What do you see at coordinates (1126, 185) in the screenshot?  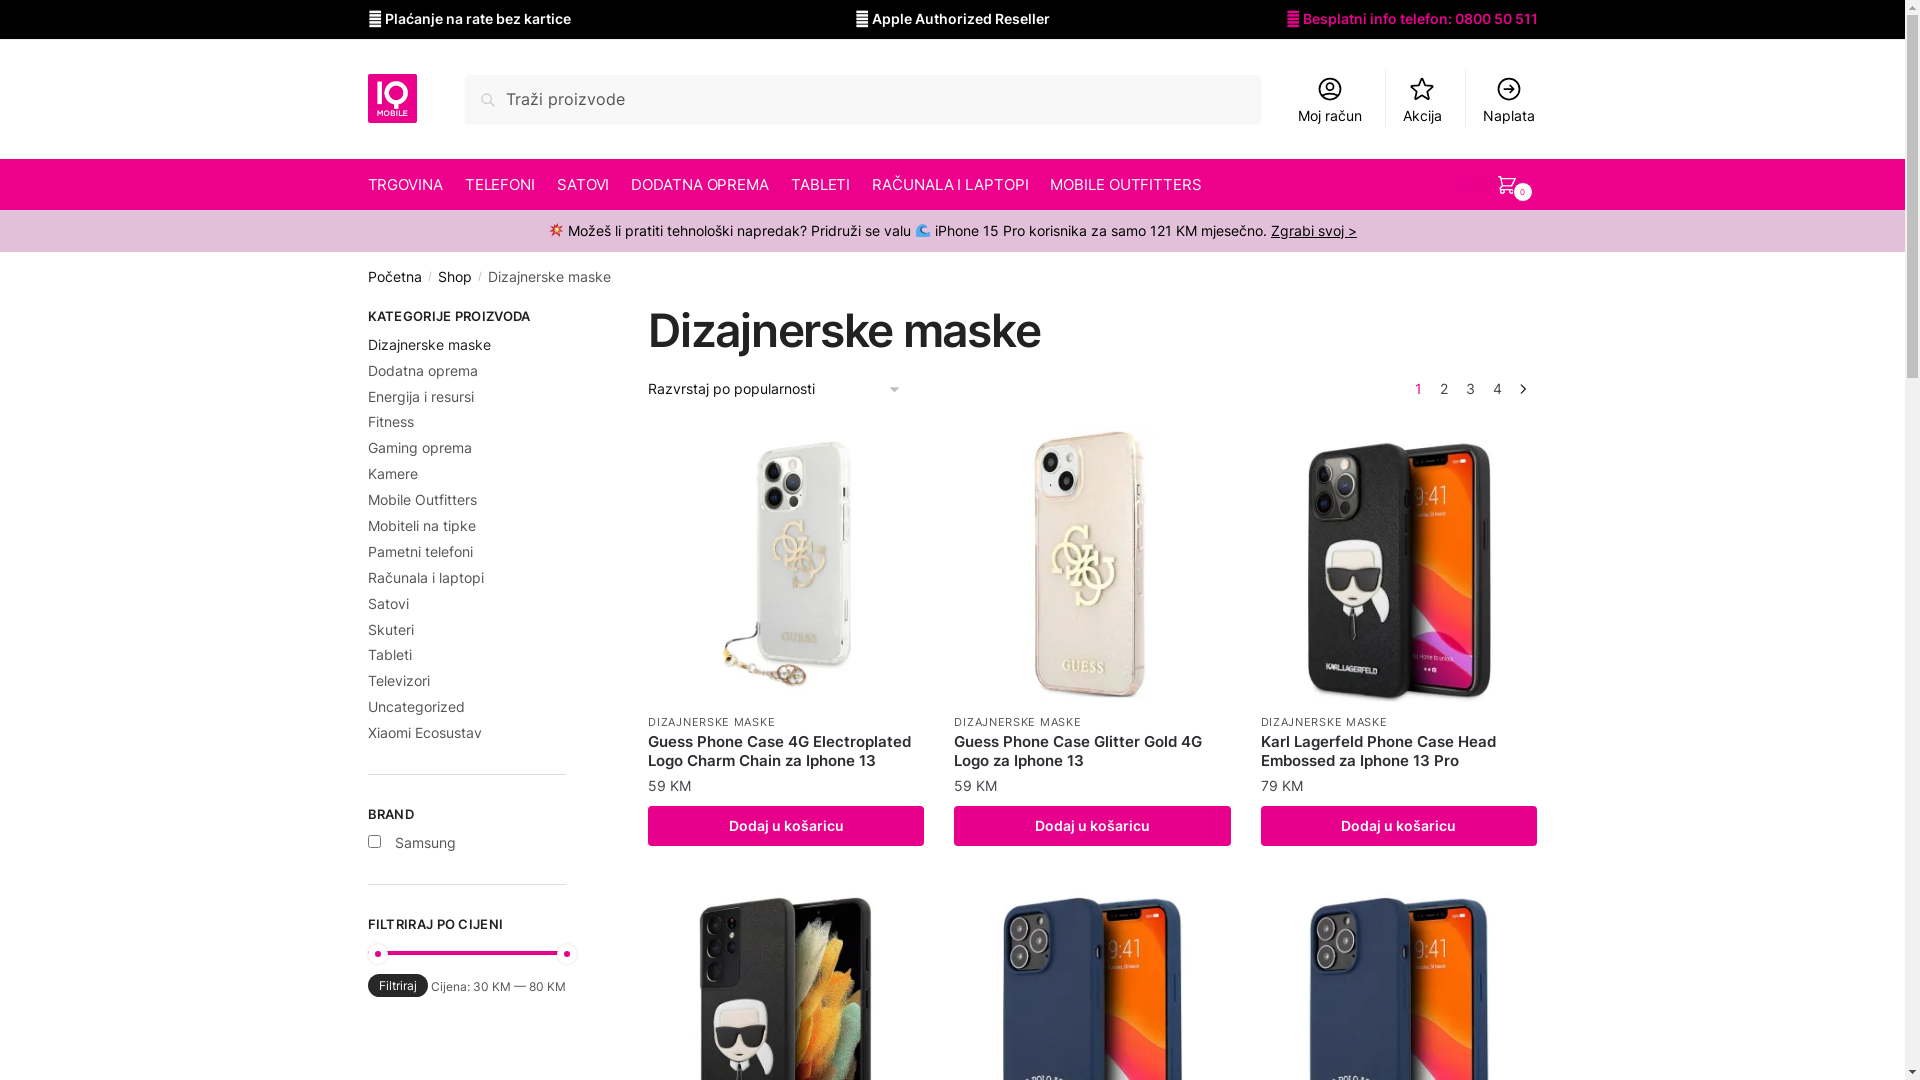 I see `'MOBILE OUTFITTERS'` at bounding box center [1126, 185].